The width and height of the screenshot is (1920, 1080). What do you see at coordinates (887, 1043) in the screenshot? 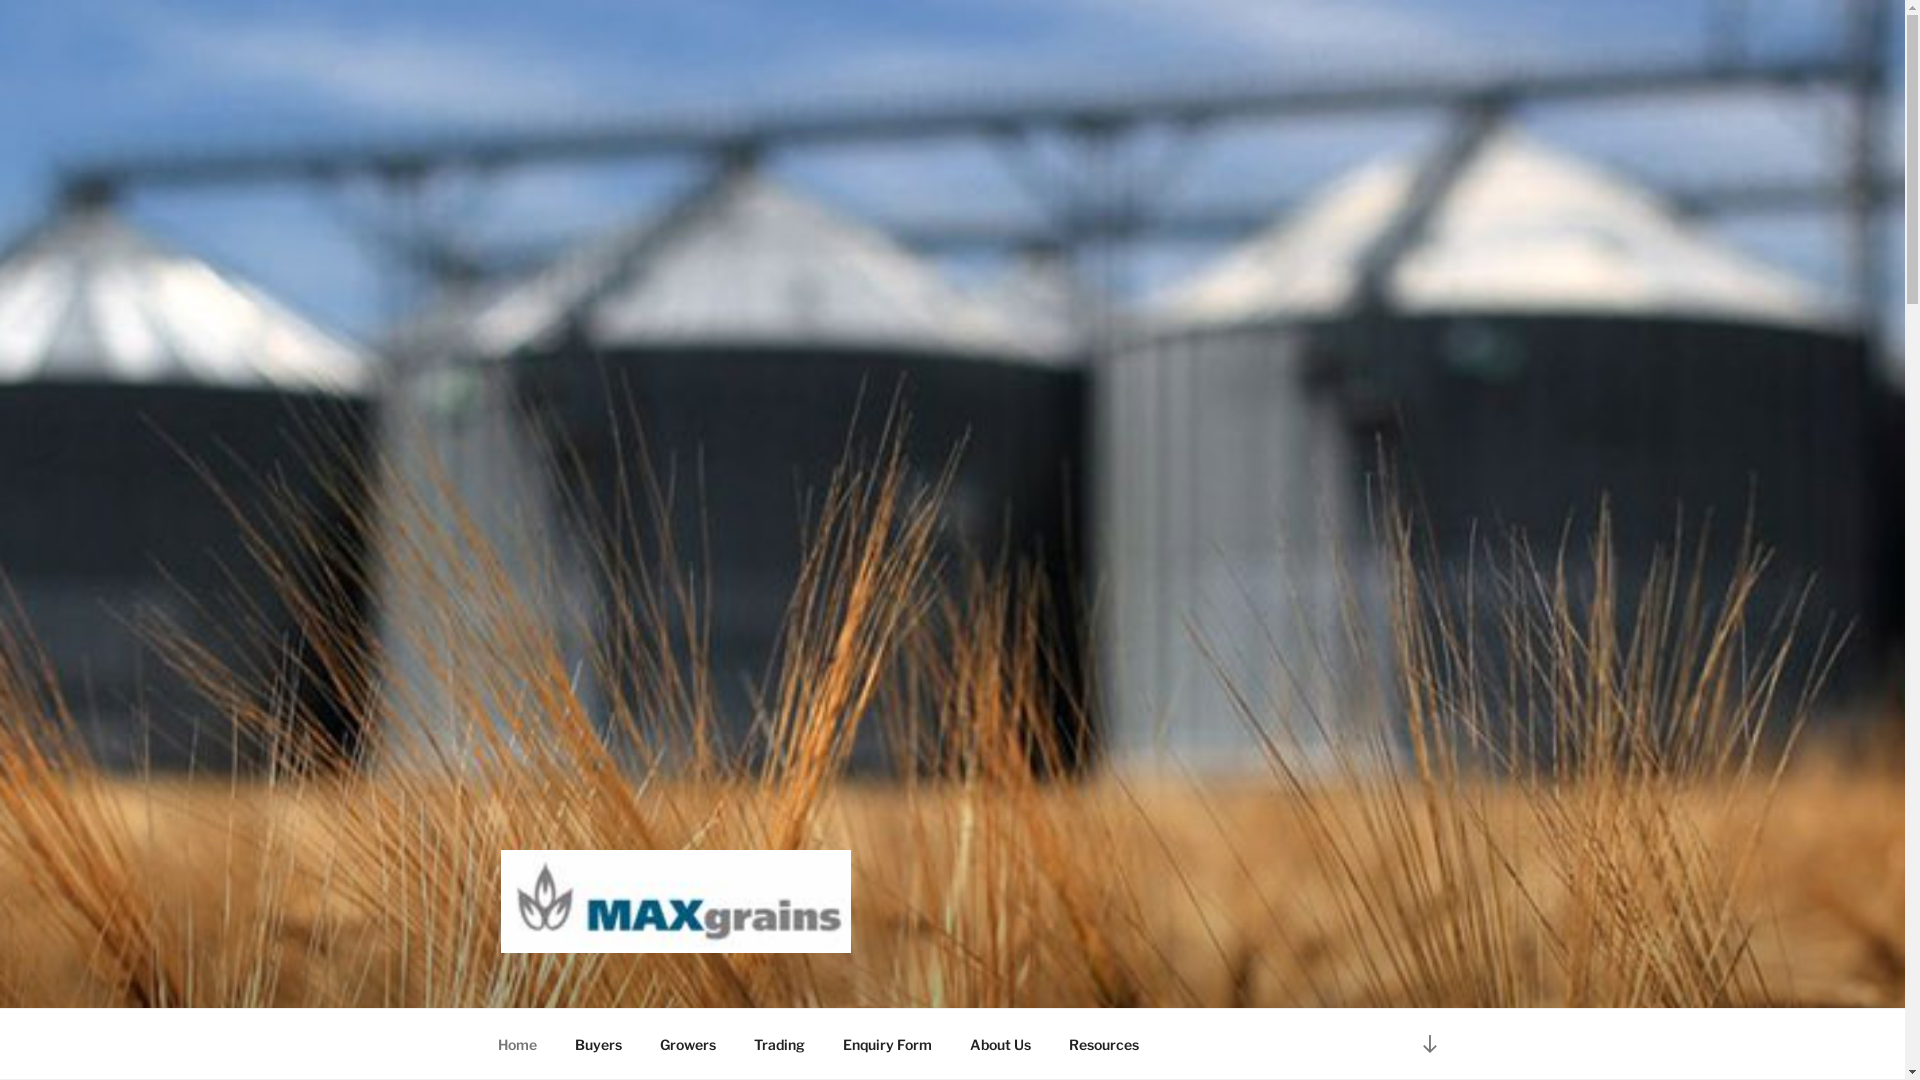
I see `'Enquiry Form'` at bounding box center [887, 1043].